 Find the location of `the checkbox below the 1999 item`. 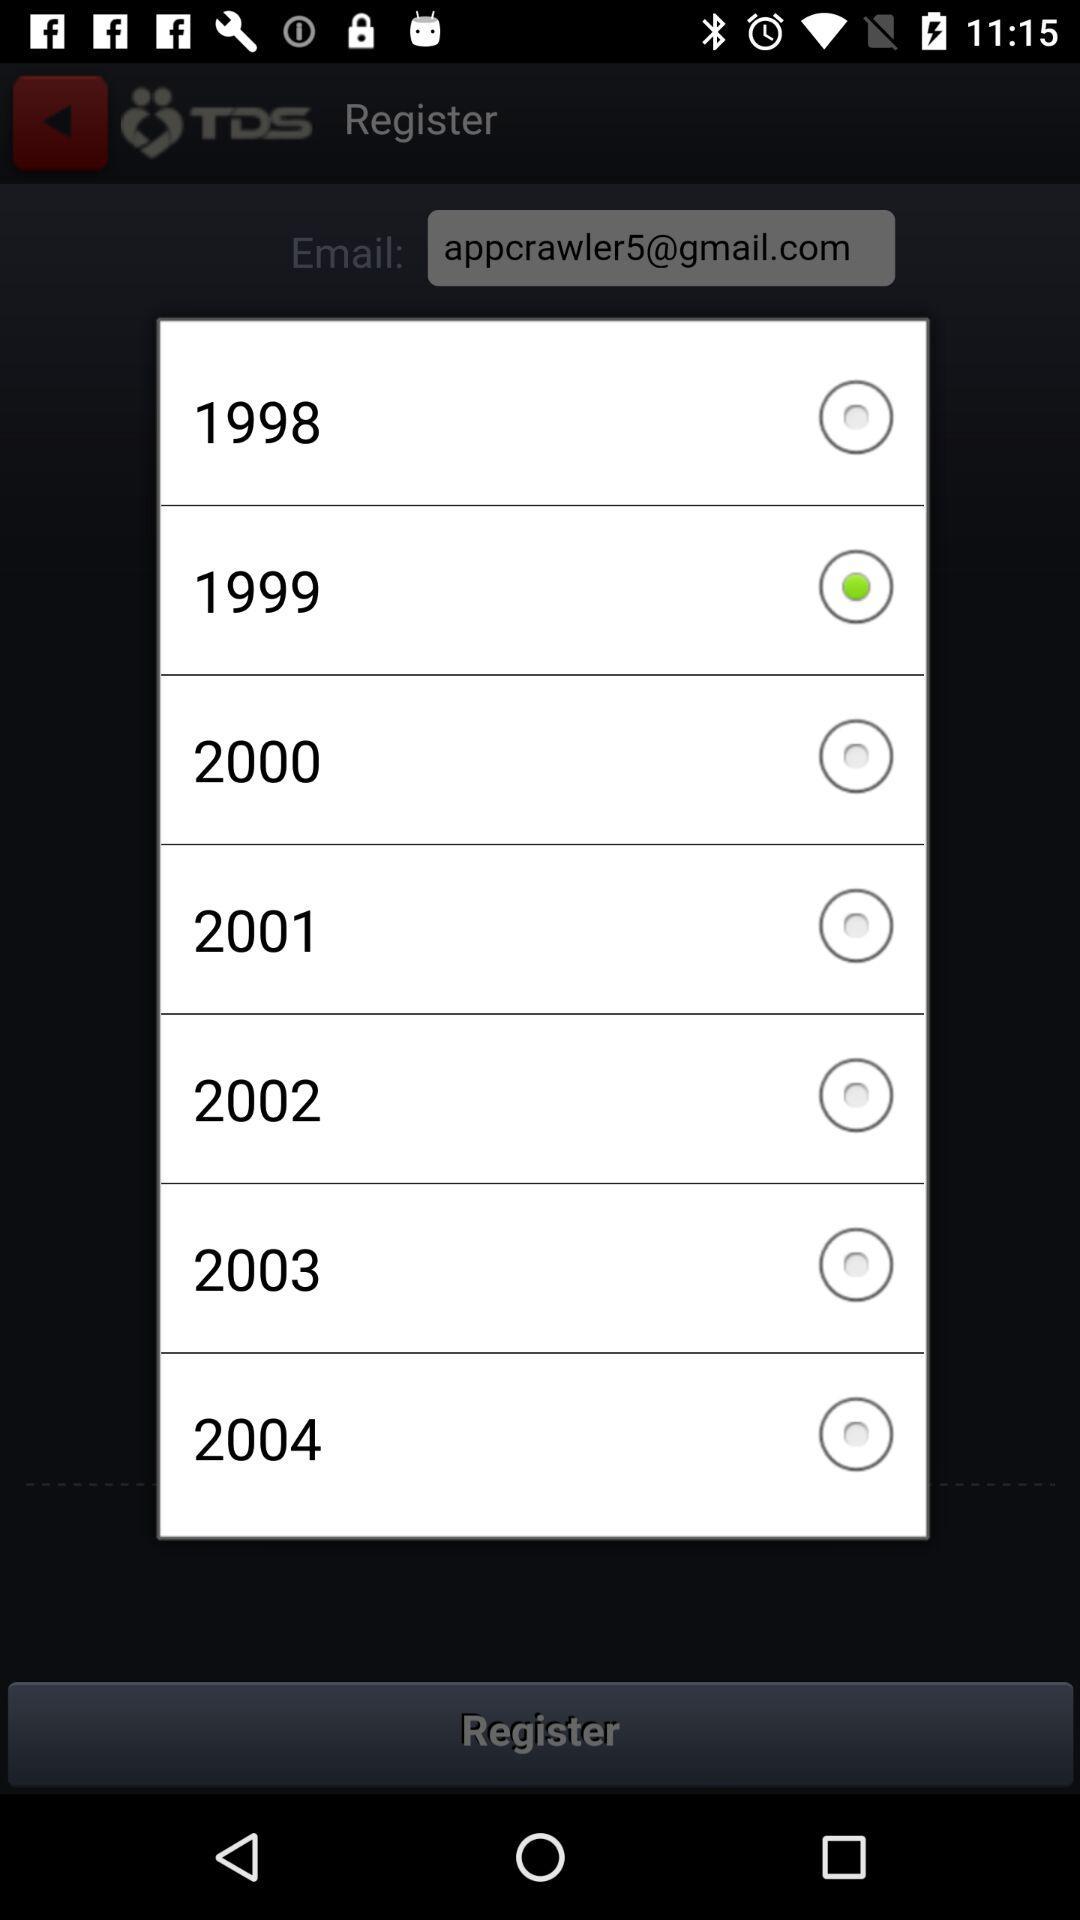

the checkbox below the 1999 item is located at coordinates (542, 758).